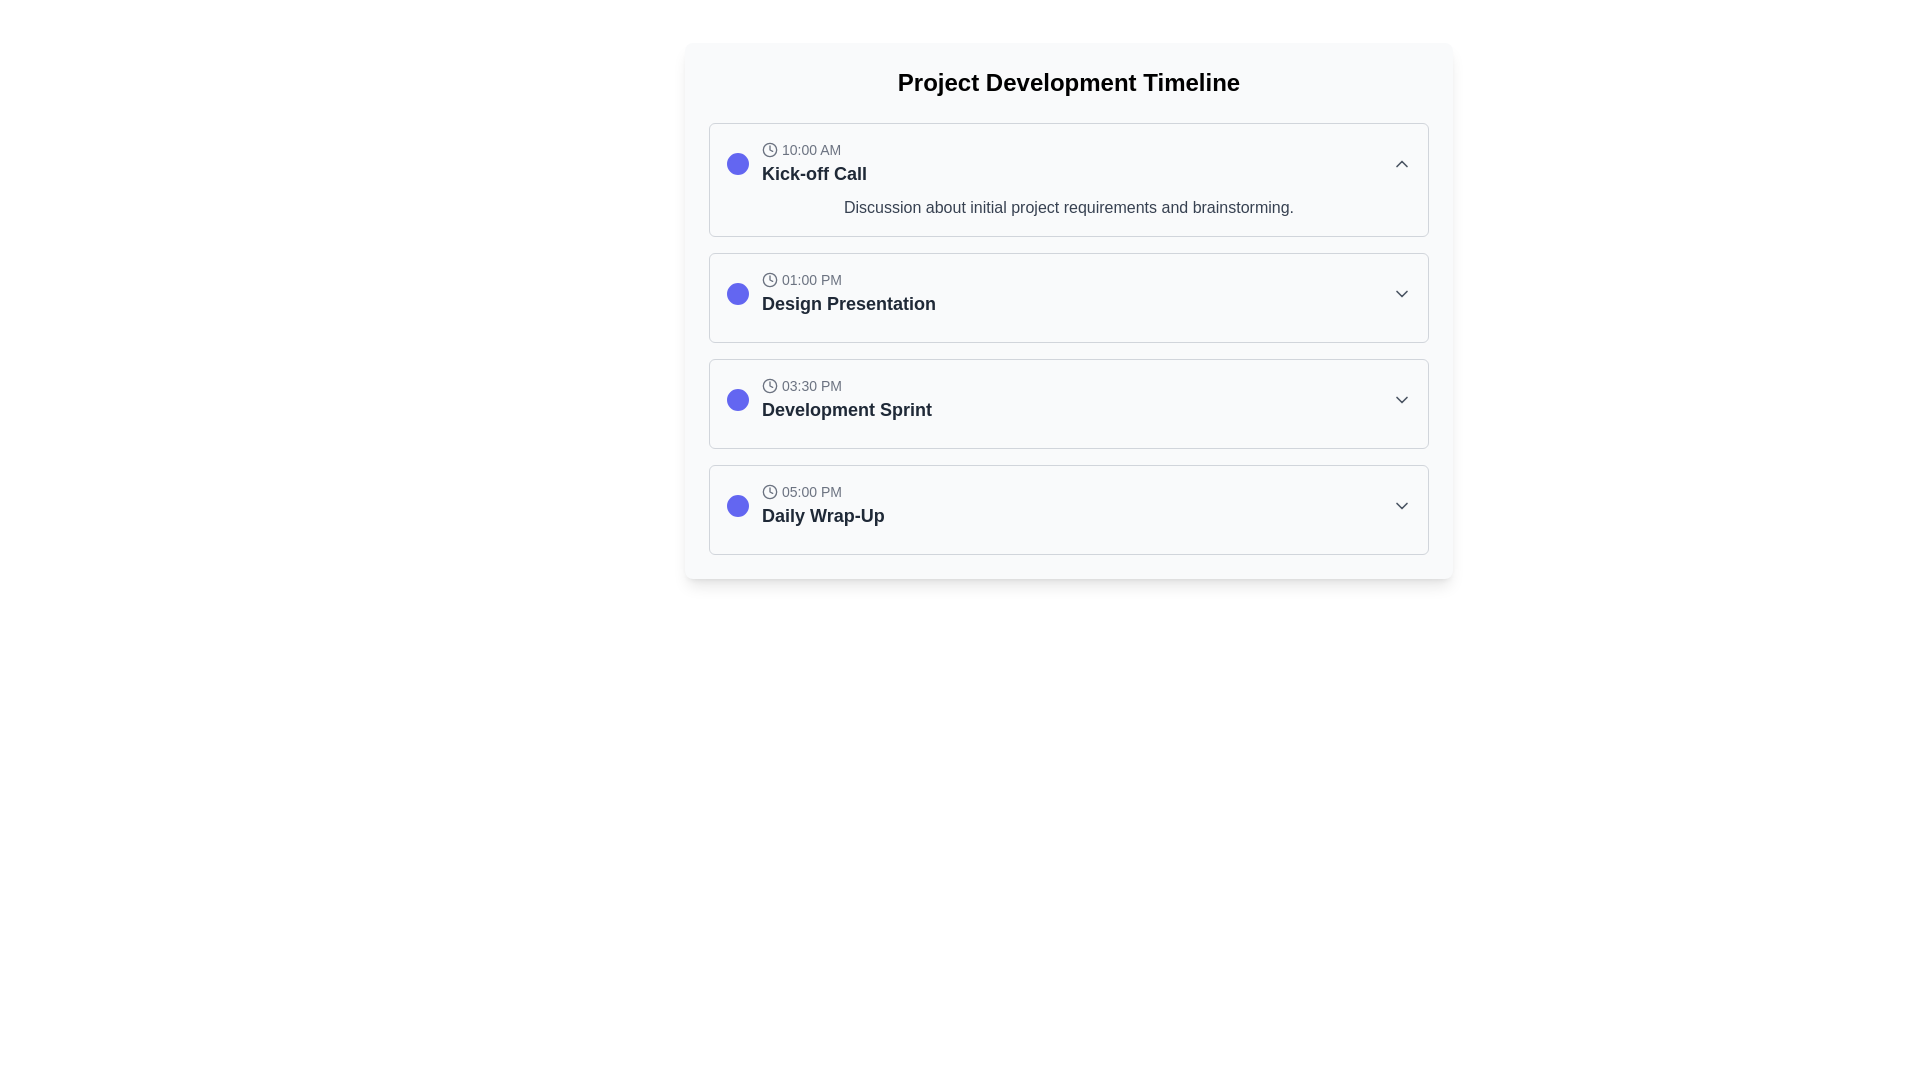 The image size is (1920, 1080). Describe the element at coordinates (1068, 400) in the screenshot. I see `the third Expandable List Item in the 'Project Development Timeline' section` at that location.